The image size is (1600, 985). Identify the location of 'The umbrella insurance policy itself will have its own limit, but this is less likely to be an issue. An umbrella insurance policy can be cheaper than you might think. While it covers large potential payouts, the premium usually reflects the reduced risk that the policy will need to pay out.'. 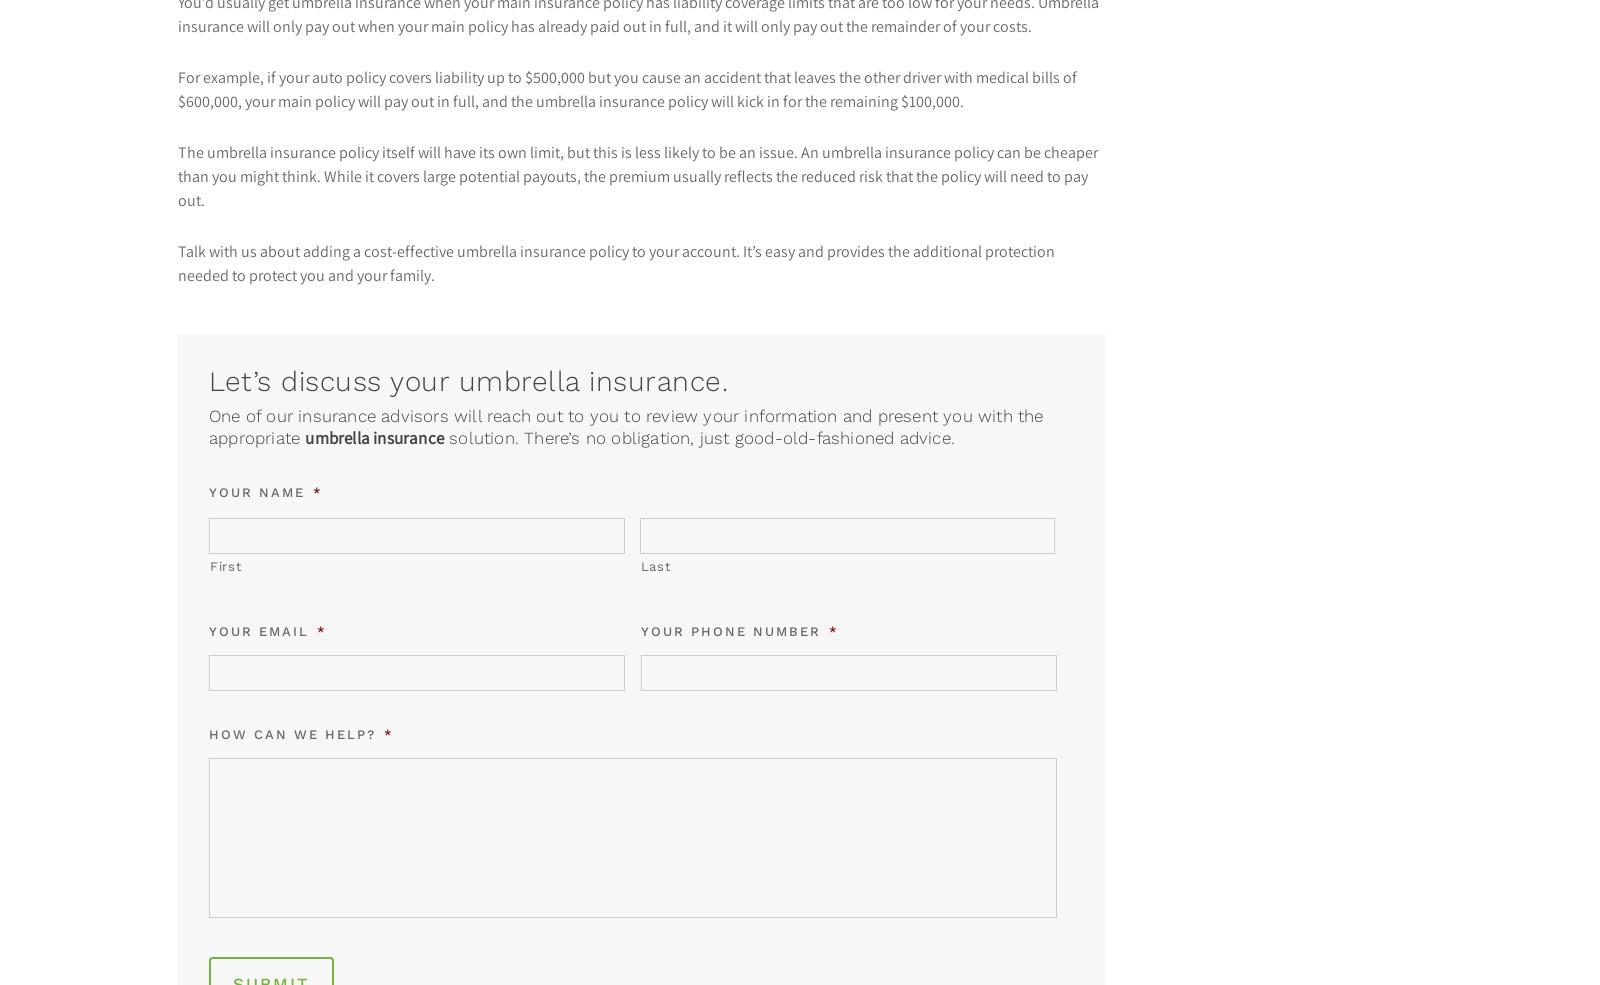
(175, 175).